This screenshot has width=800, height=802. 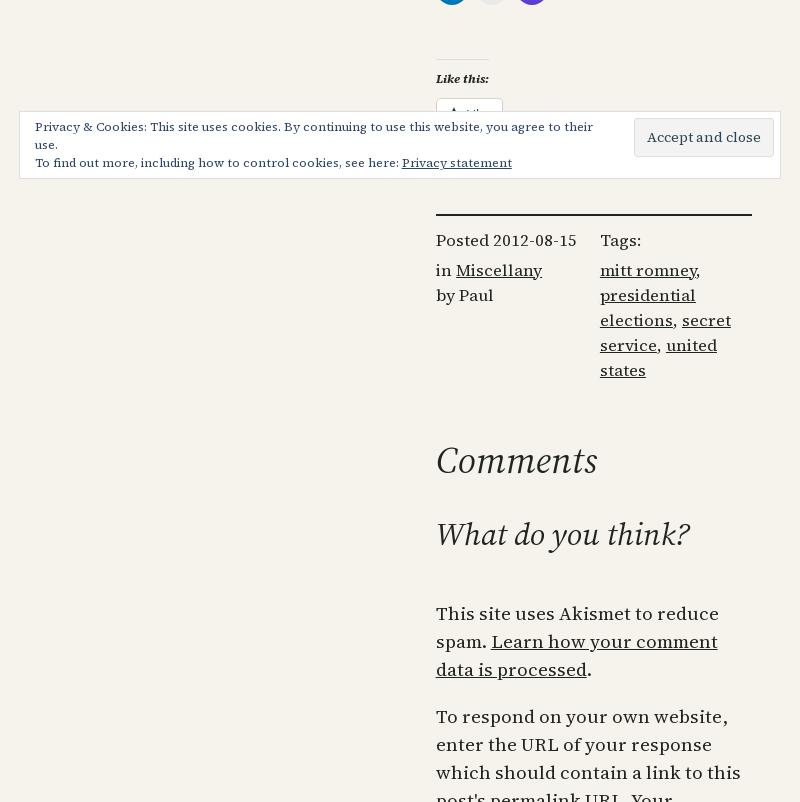 What do you see at coordinates (646, 306) in the screenshot?
I see `'presidential elections'` at bounding box center [646, 306].